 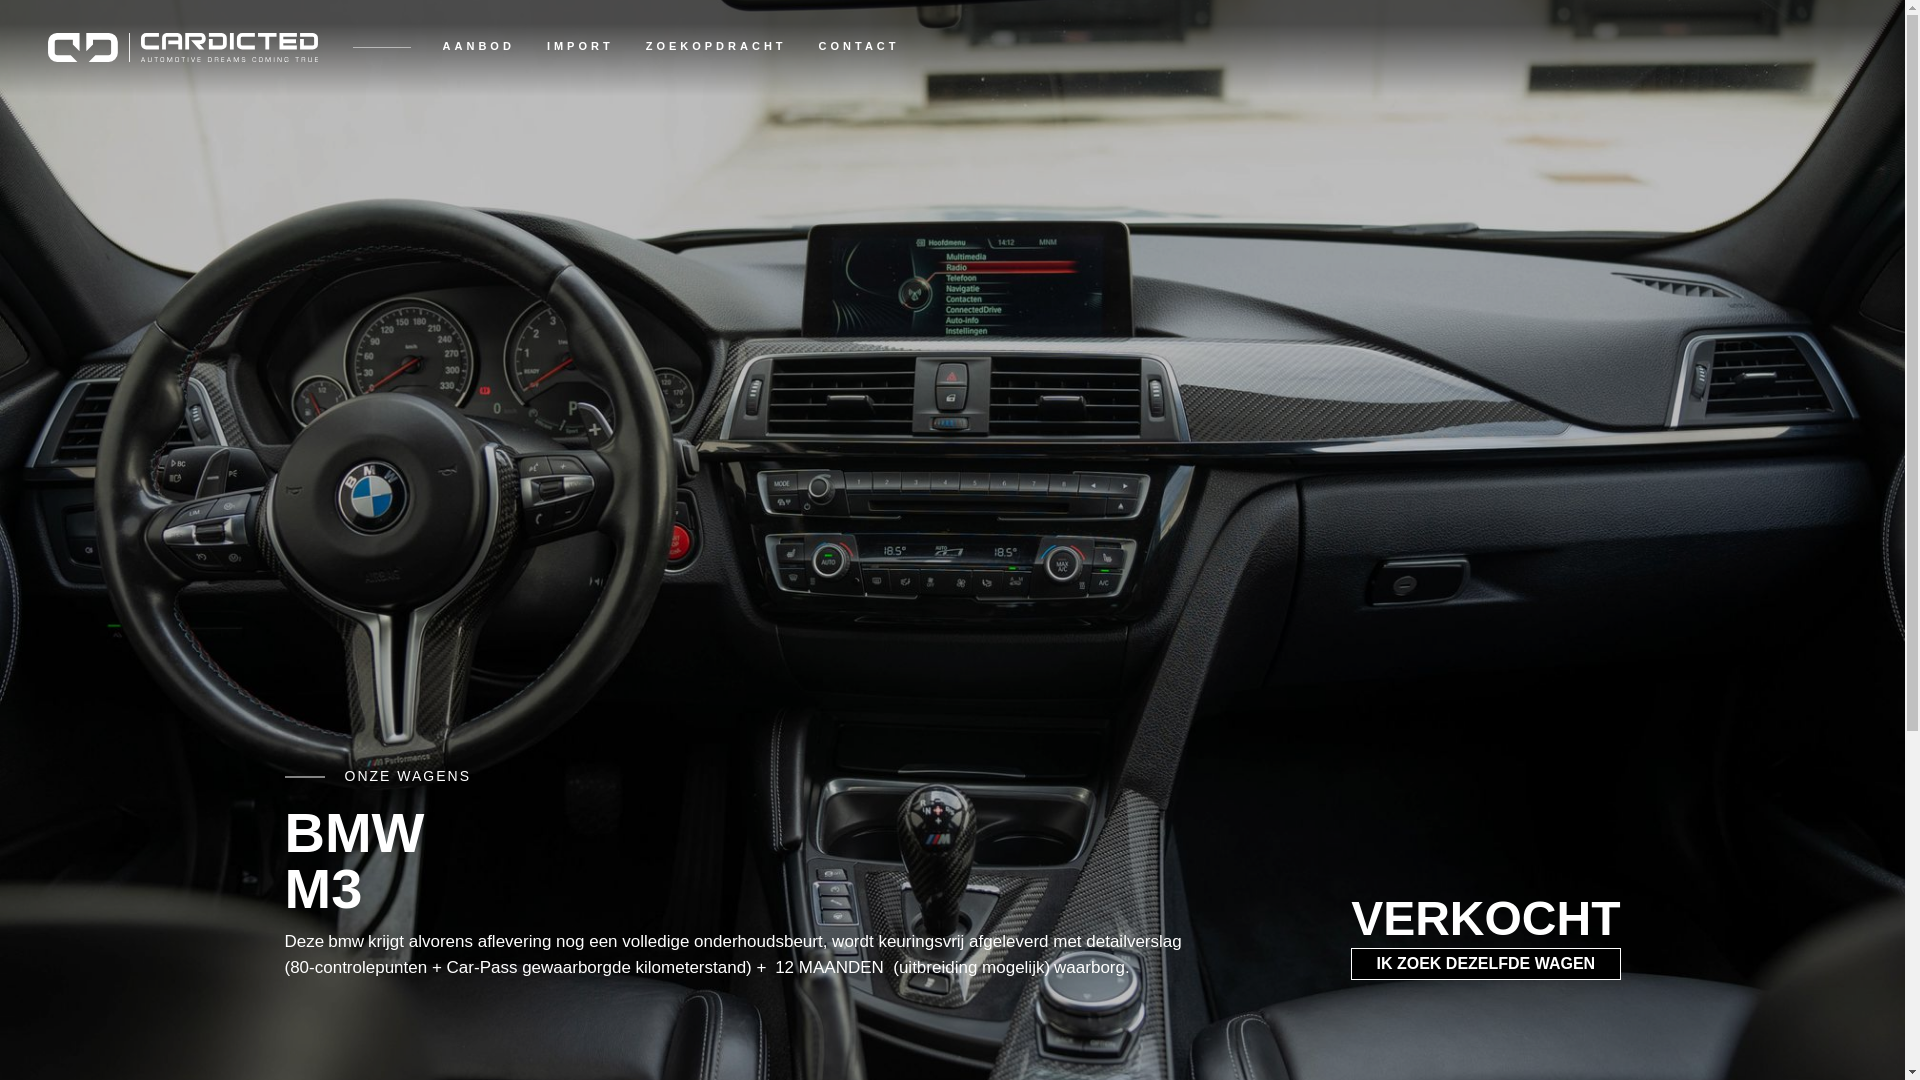 I want to click on 'AANBOD', so click(x=478, y=46).